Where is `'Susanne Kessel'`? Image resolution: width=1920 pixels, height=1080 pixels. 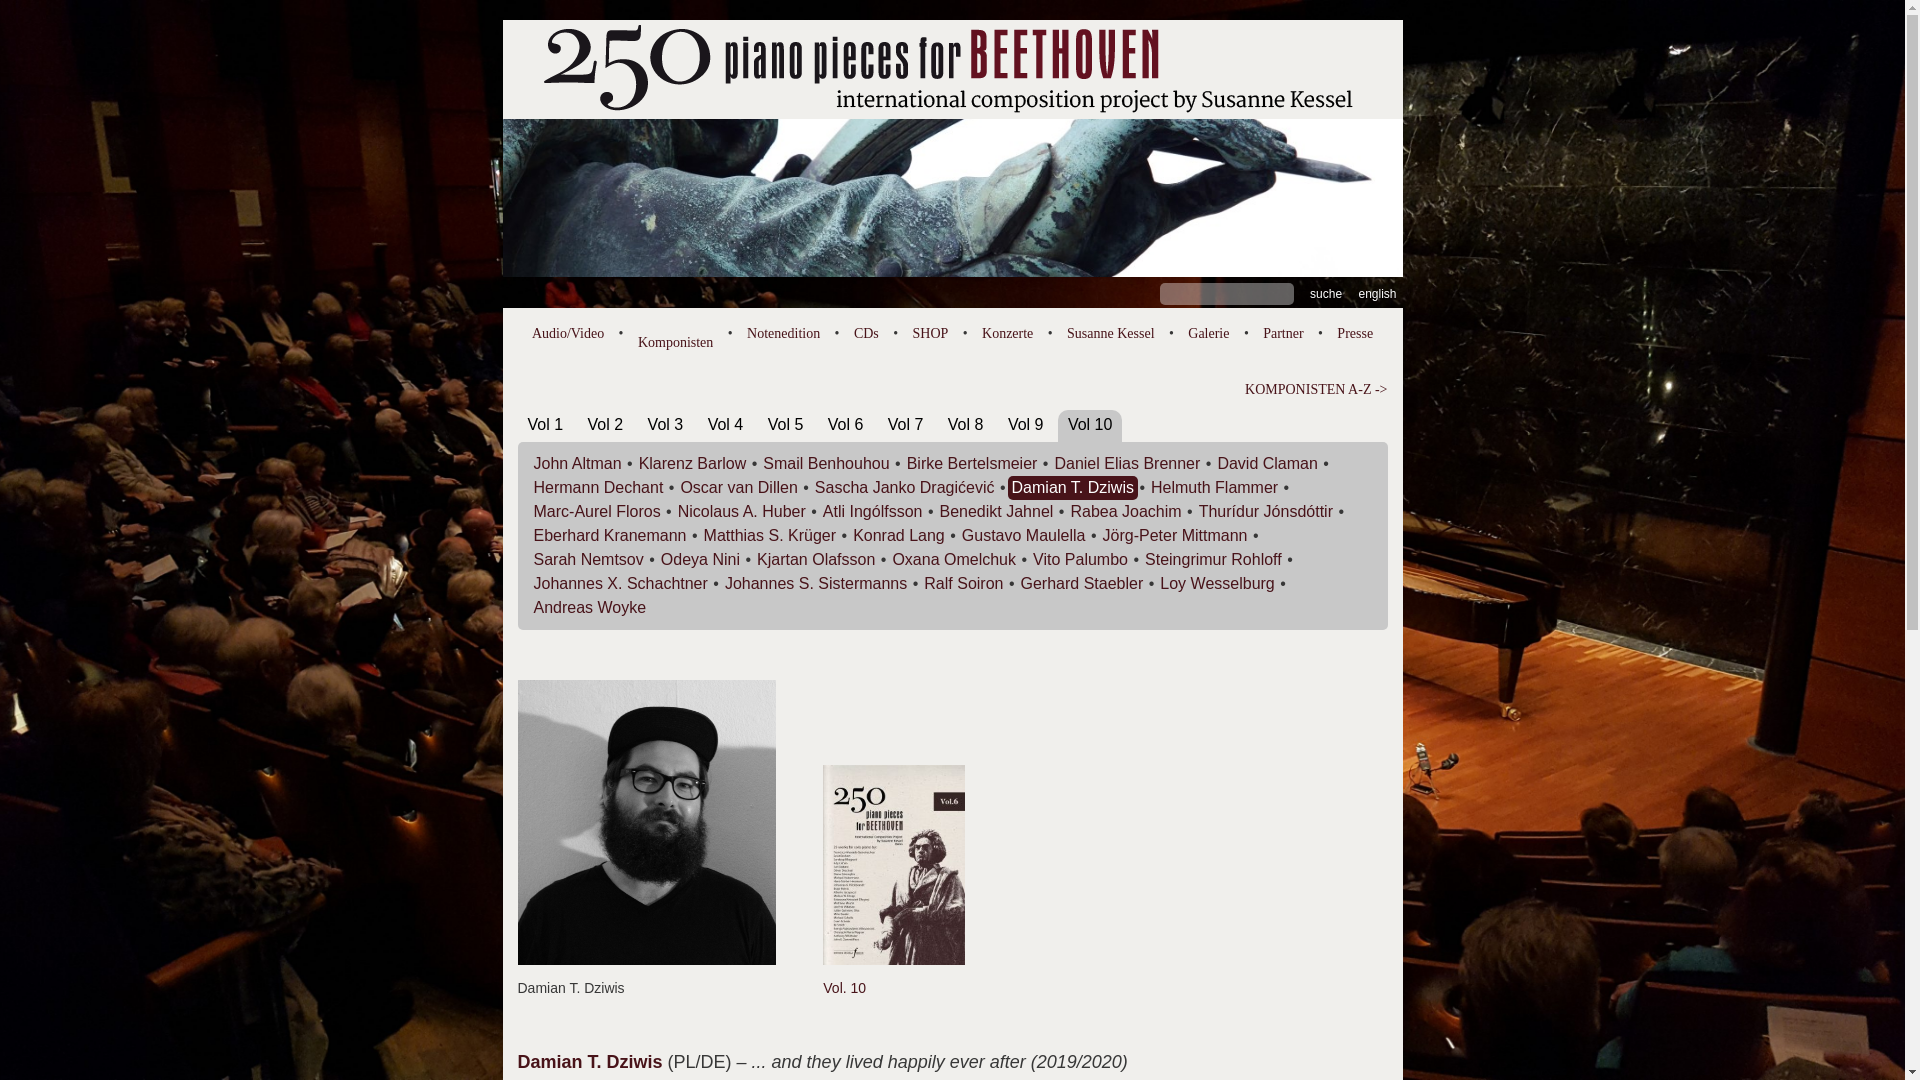
'Susanne Kessel' is located at coordinates (1109, 332).